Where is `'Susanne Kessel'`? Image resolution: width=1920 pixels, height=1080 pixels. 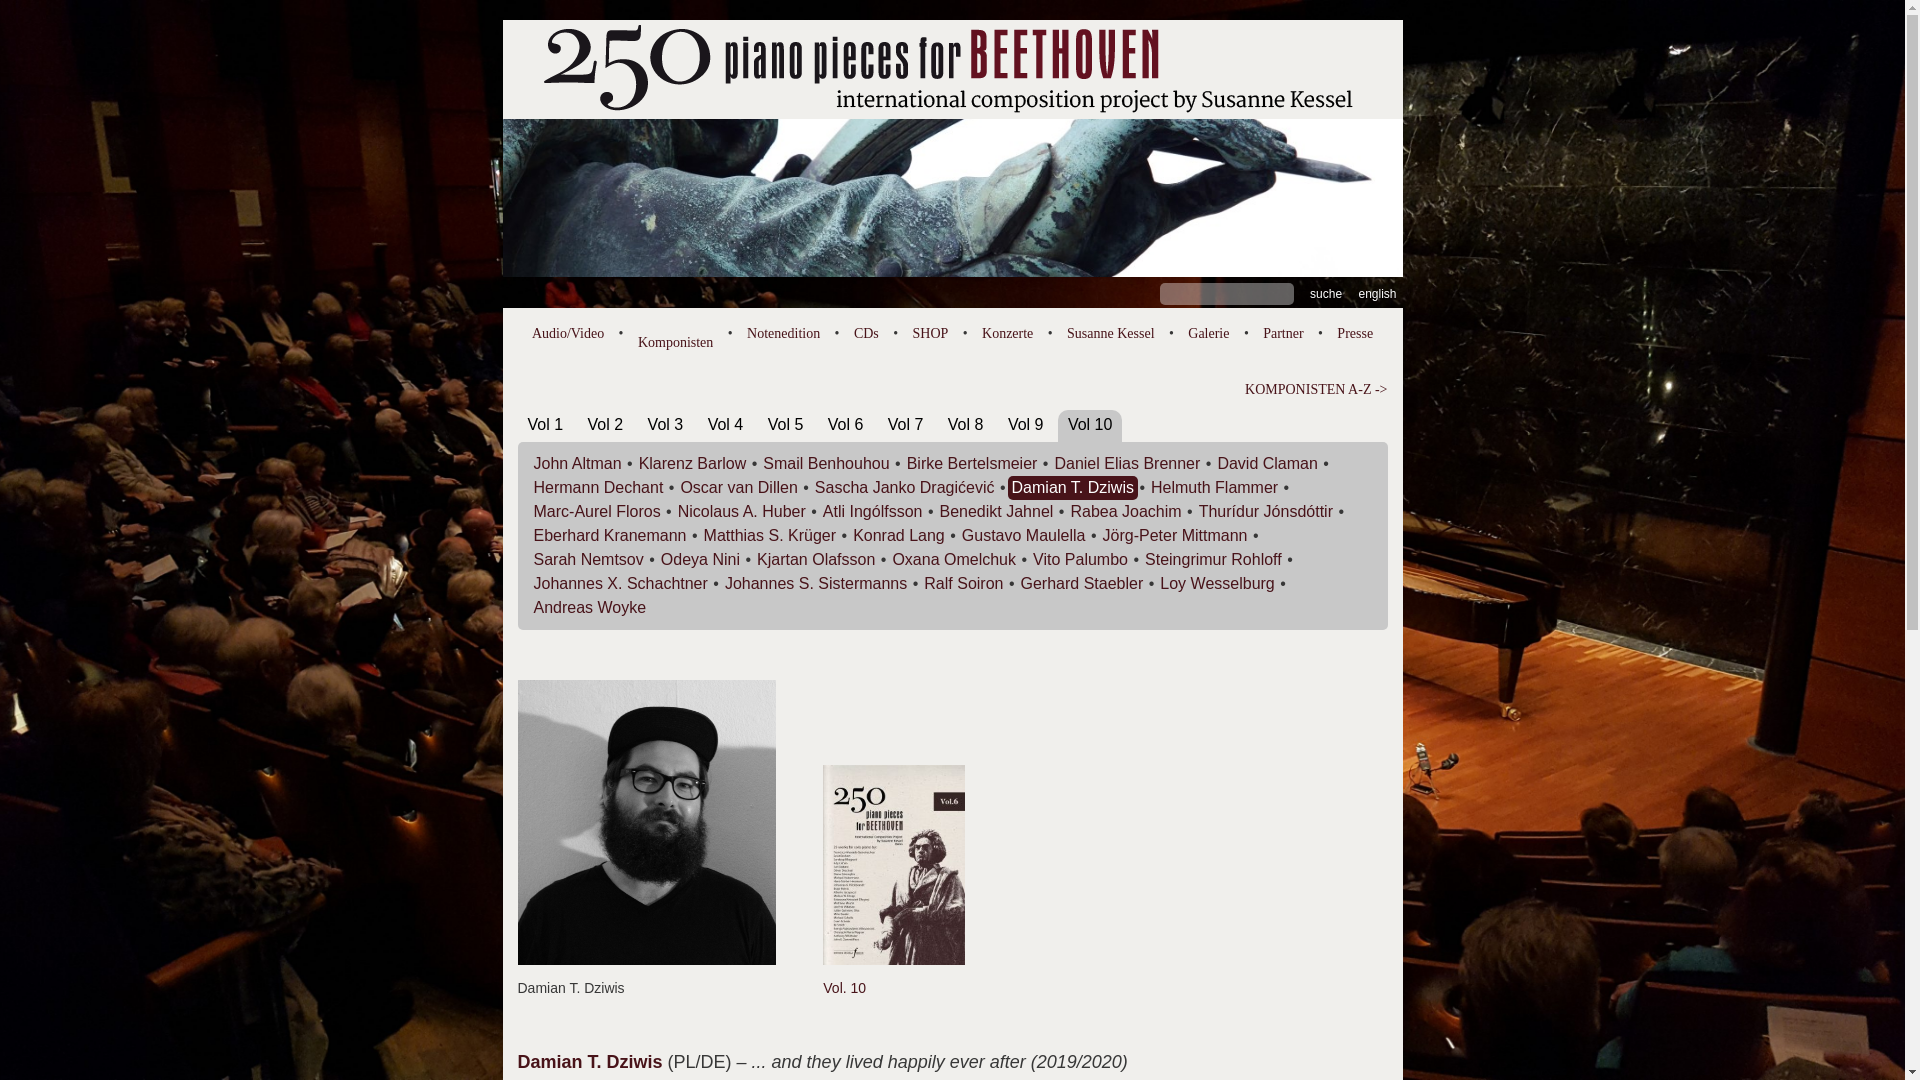
'Susanne Kessel' is located at coordinates (1109, 332).